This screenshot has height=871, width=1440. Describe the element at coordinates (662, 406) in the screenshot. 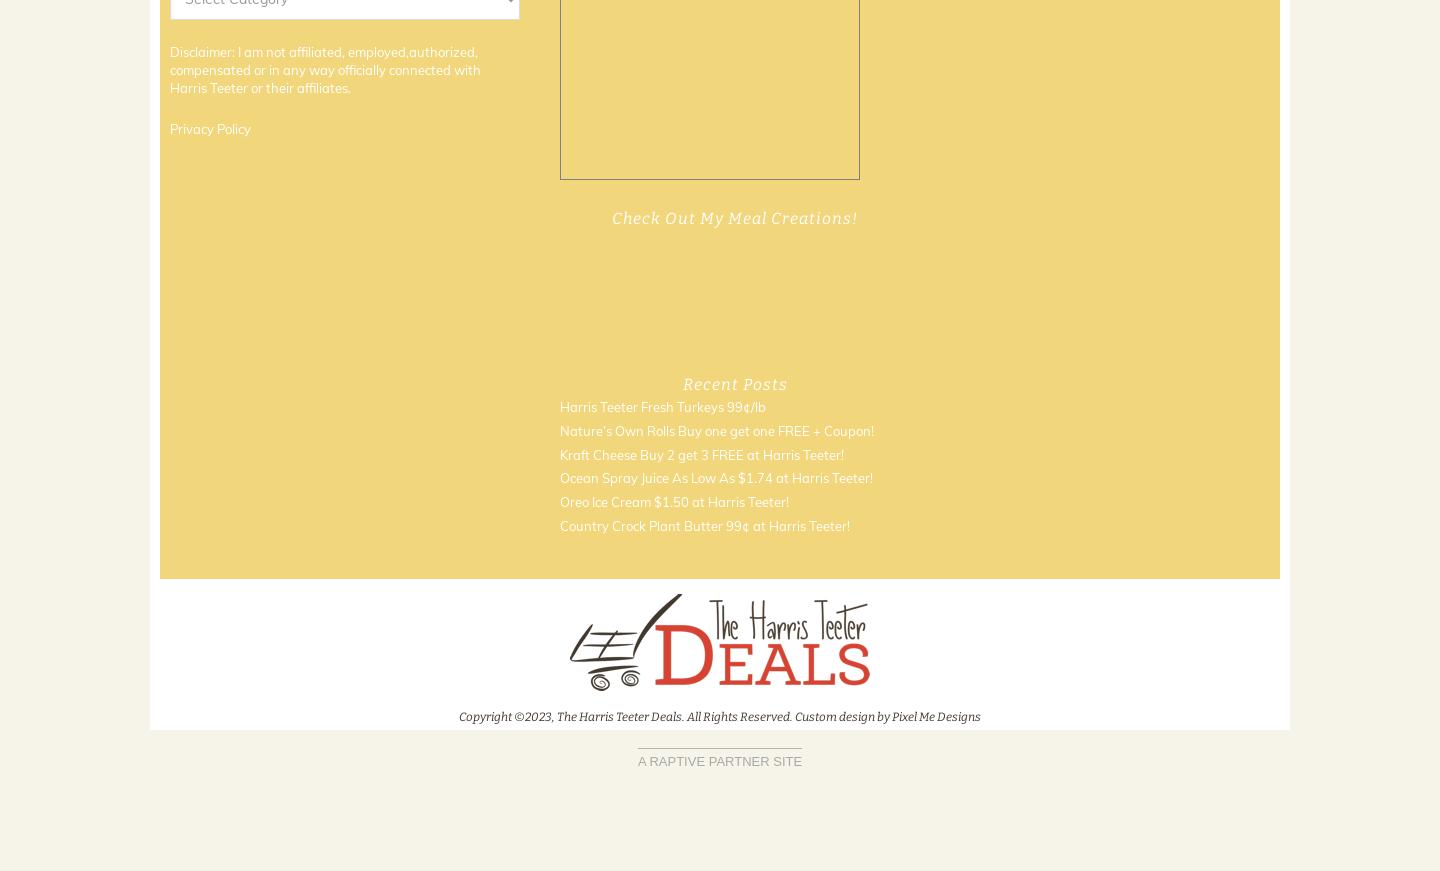

I see `'Harris Teeter Fresh Turkeys 99¢/lb'` at that location.